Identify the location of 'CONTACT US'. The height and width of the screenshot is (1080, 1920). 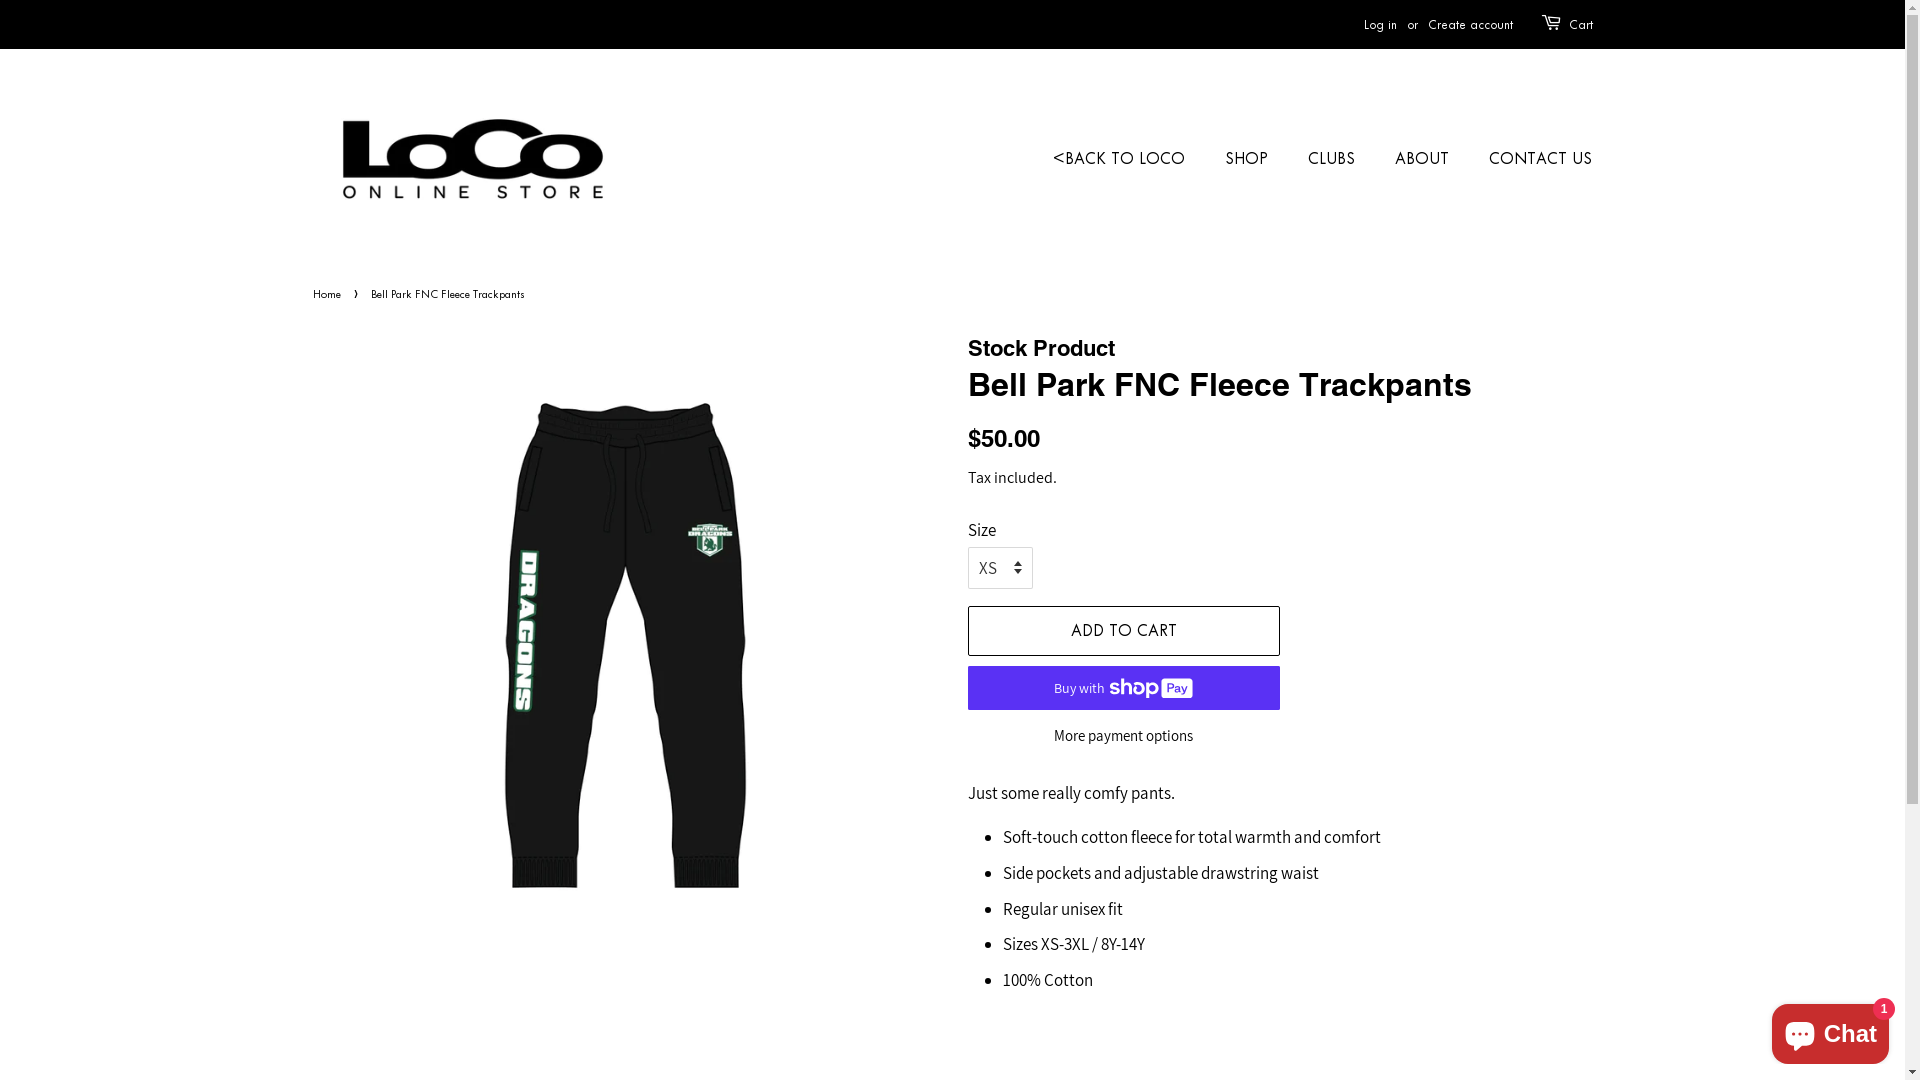
(1531, 158).